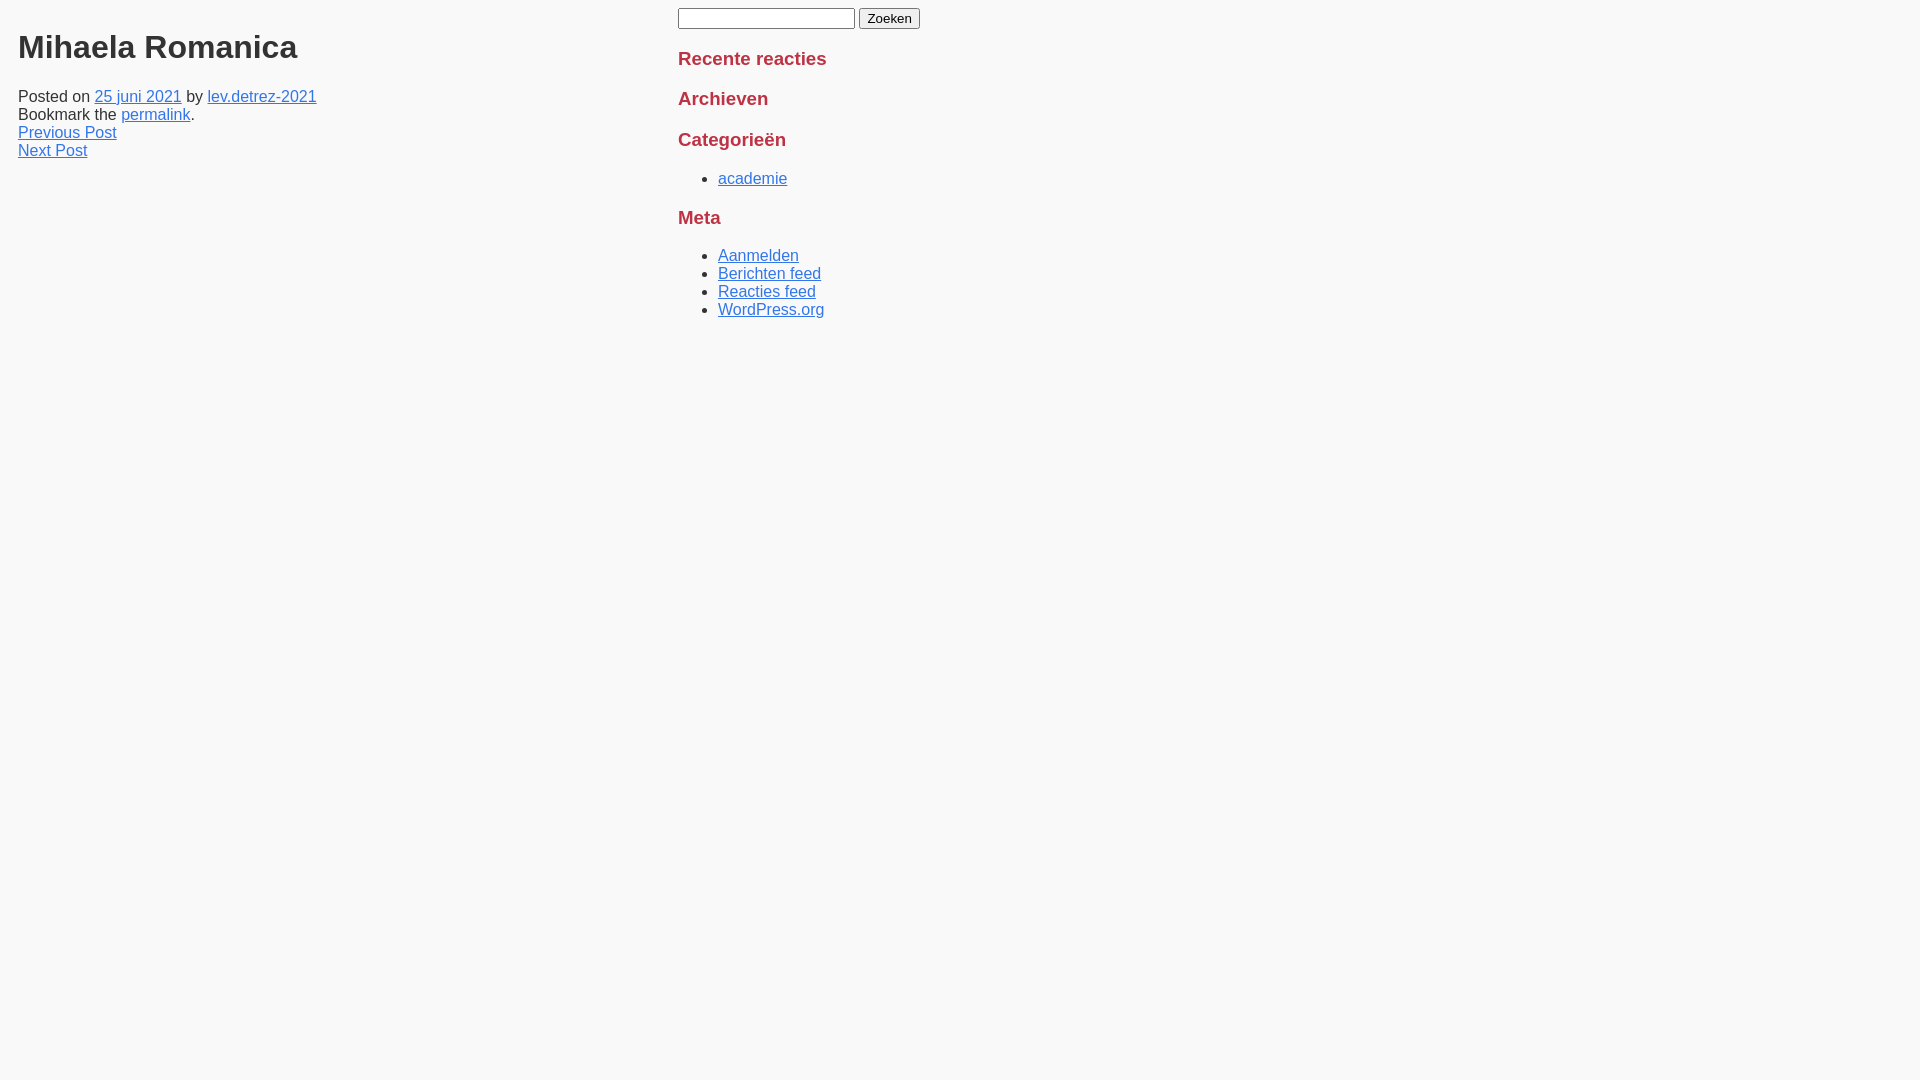  Describe the element at coordinates (768, 273) in the screenshot. I see `'Berichten feed'` at that location.